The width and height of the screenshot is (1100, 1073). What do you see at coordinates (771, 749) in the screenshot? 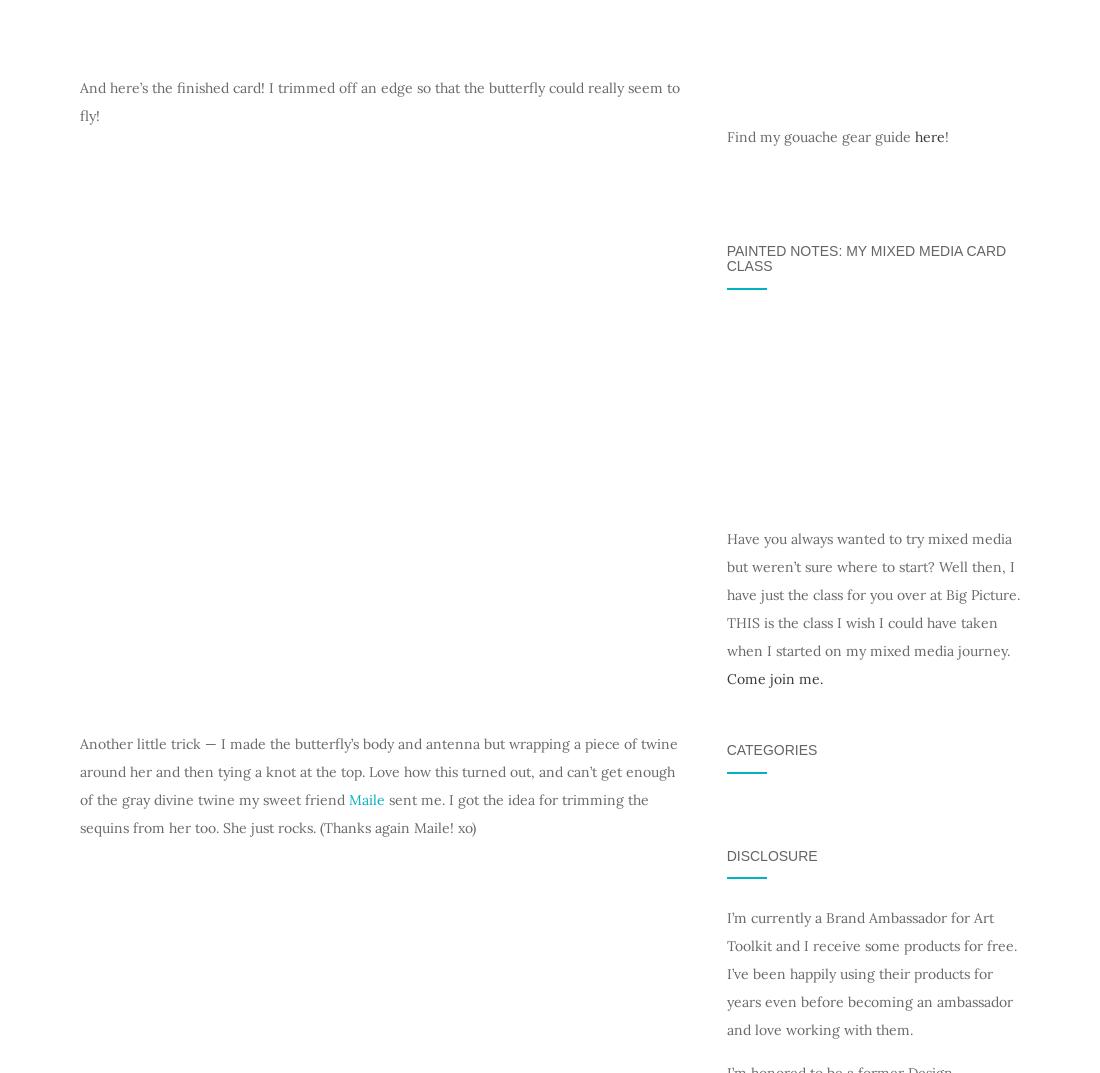
I see `'Categories'` at bounding box center [771, 749].